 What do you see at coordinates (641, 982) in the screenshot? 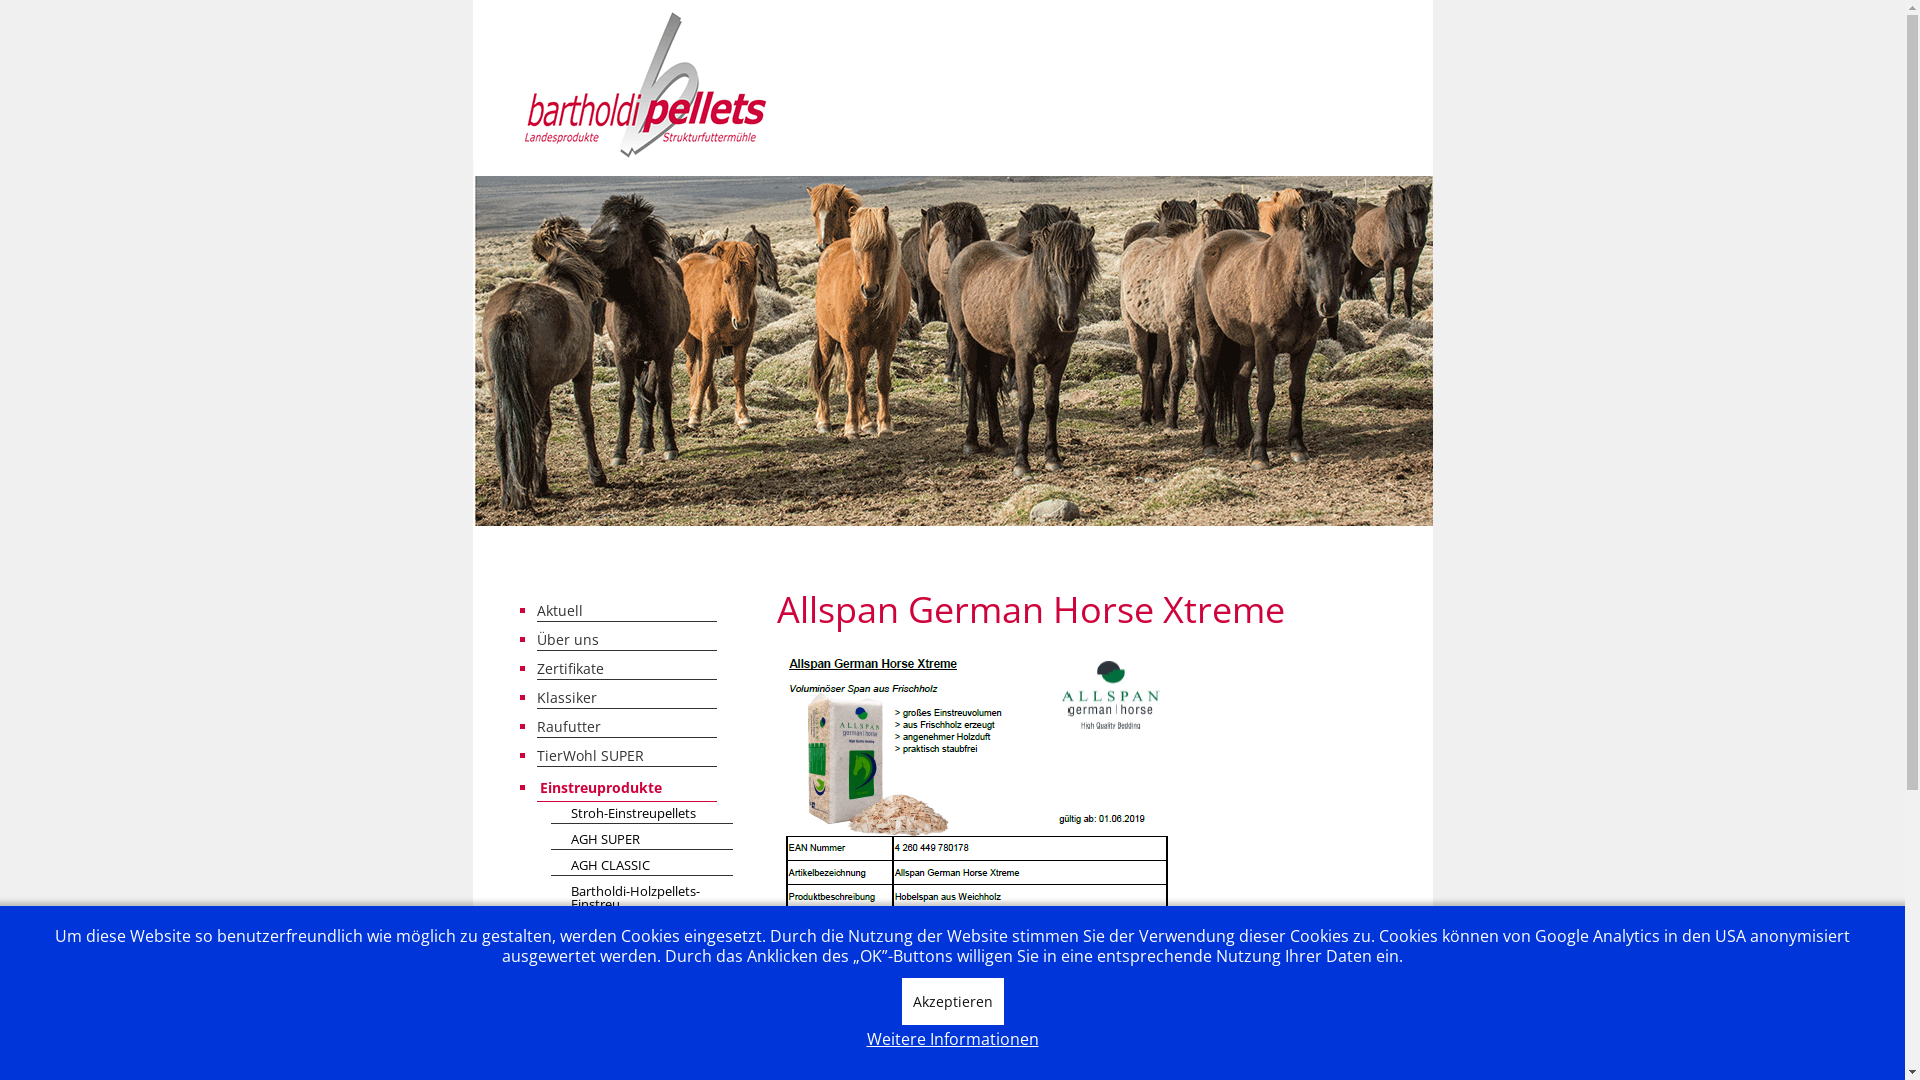
I see `'AGH Mix'` at bounding box center [641, 982].